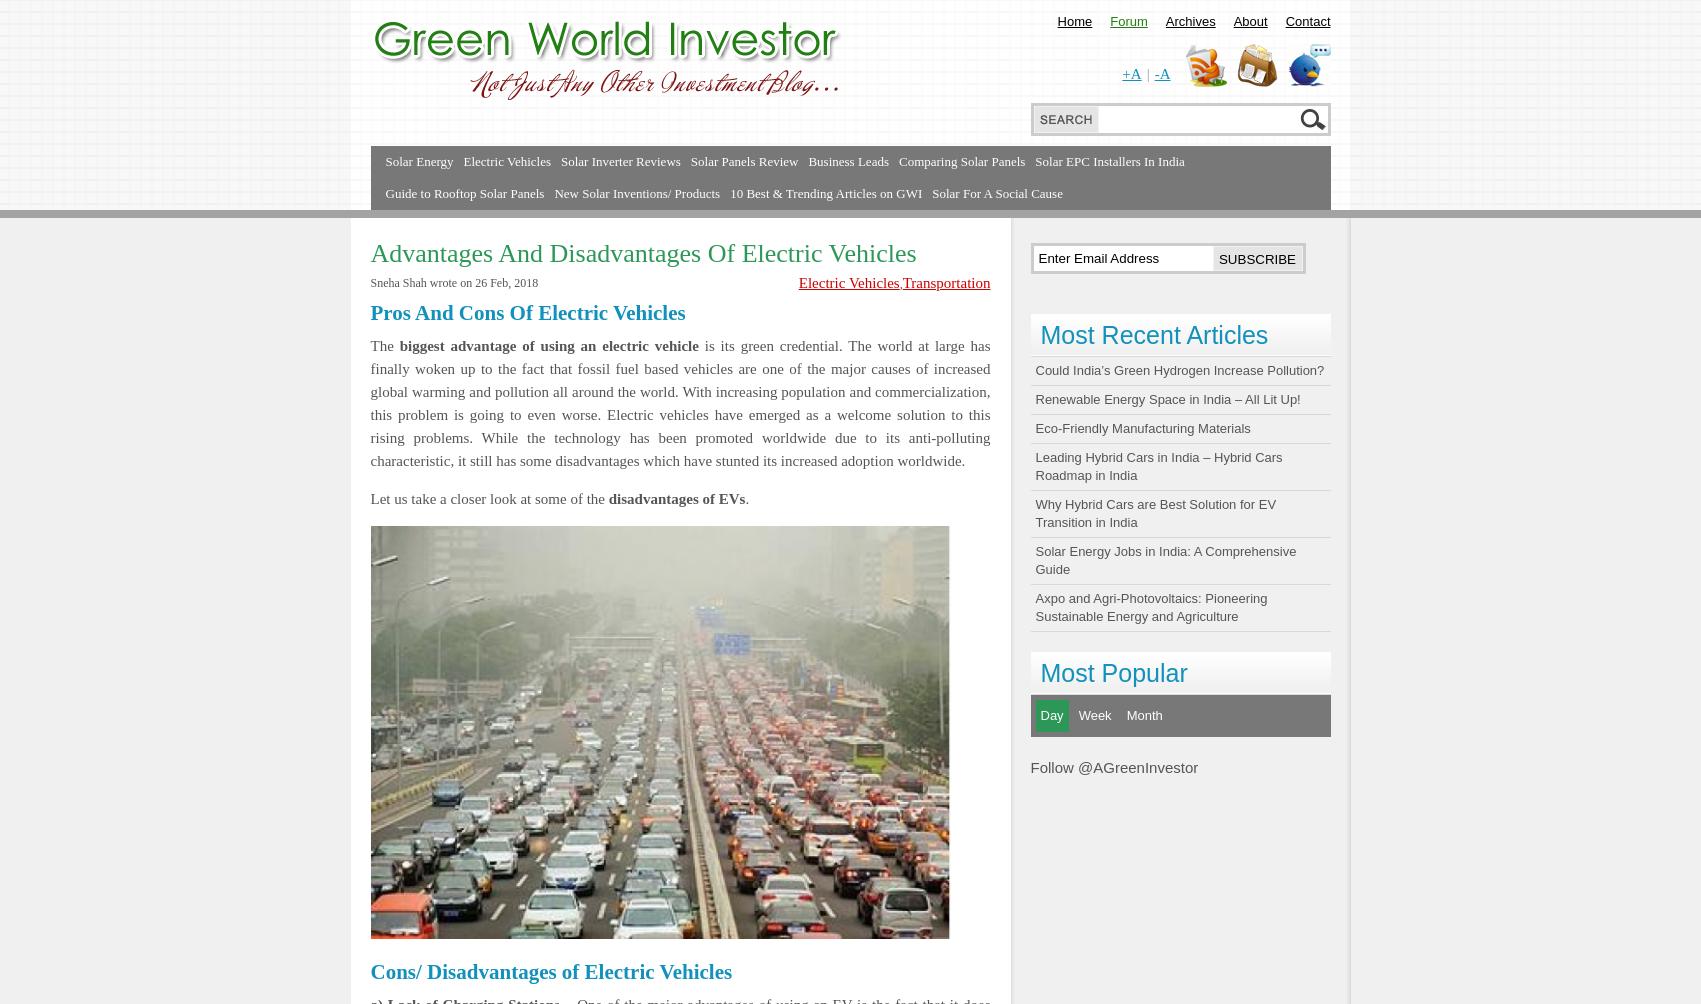 Image resolution: width=1701 pixels, height=1004 pixels. What do you see at coordinates (675, 497) in the screenshot?
I see `'disadvantages of EVs'` at bounding box center [675, 497].